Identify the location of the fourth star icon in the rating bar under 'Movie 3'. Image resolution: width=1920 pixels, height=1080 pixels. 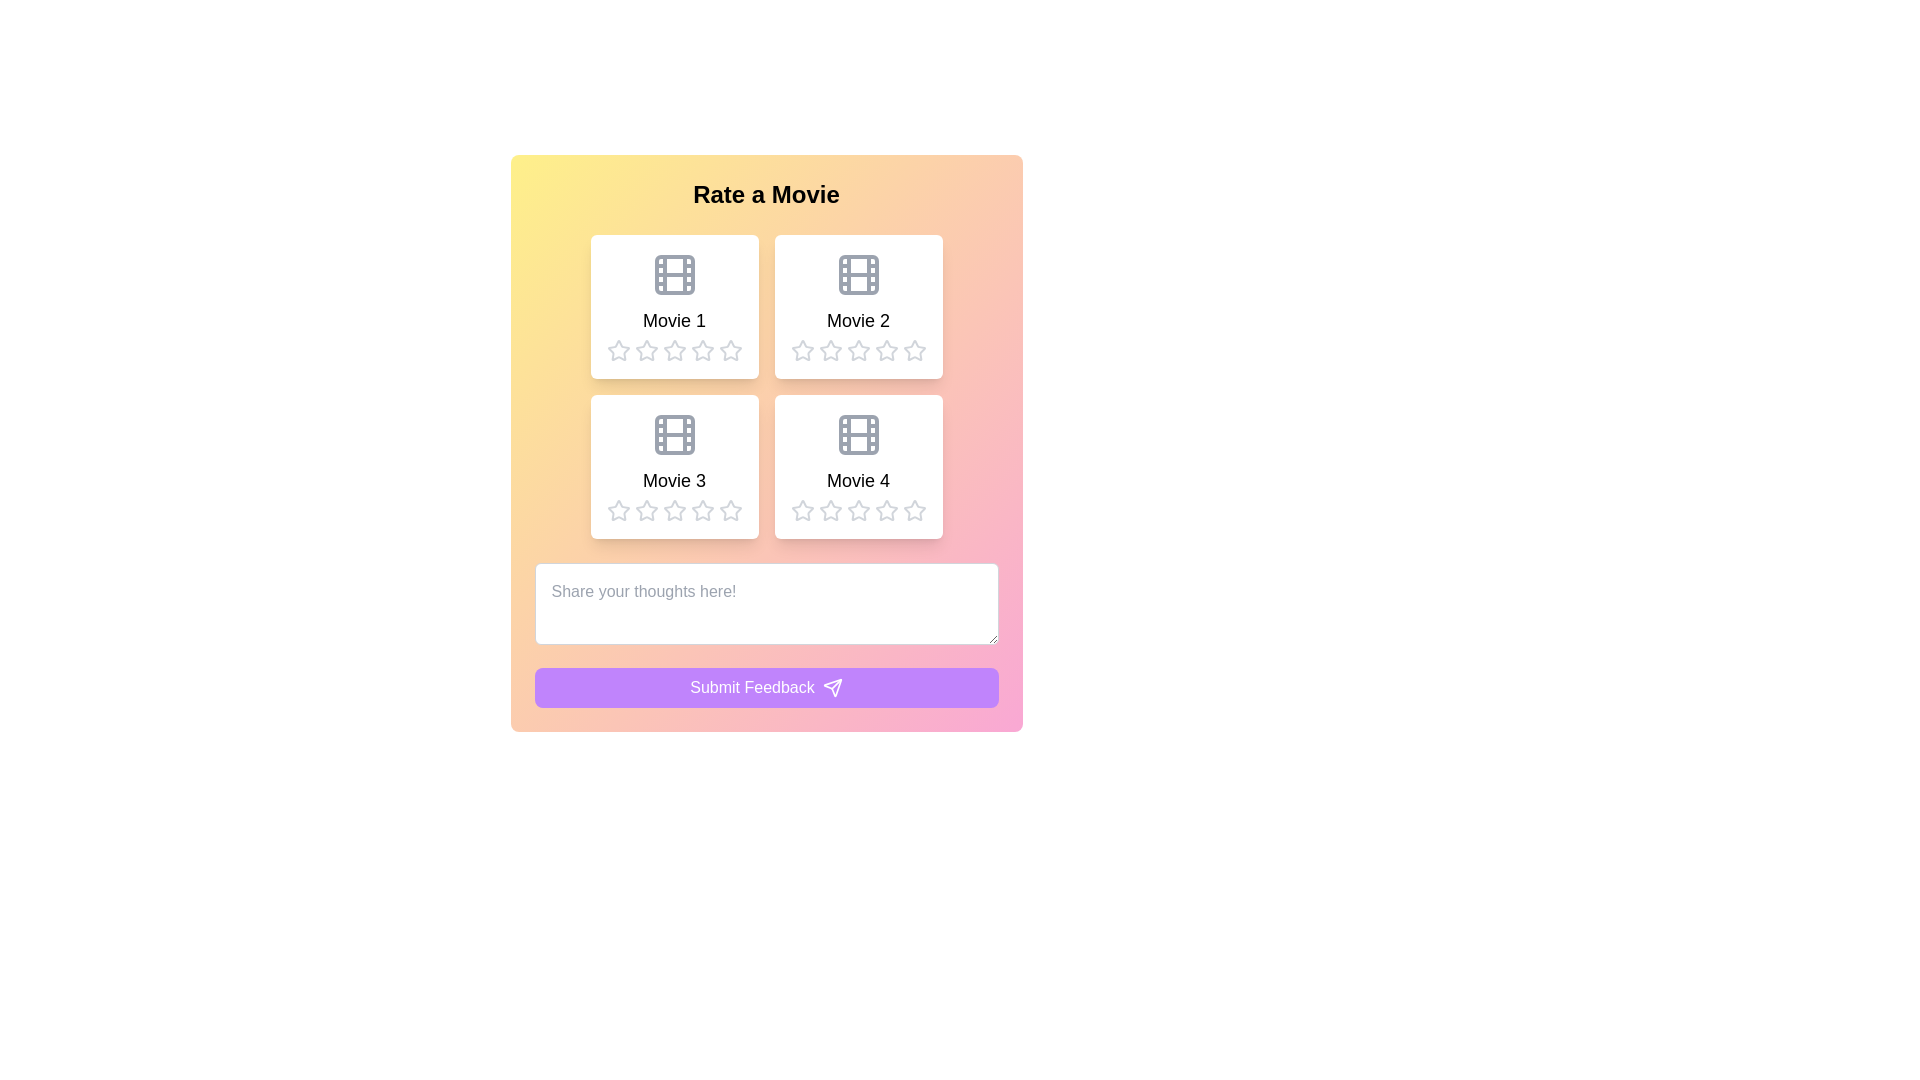
(674, 509).